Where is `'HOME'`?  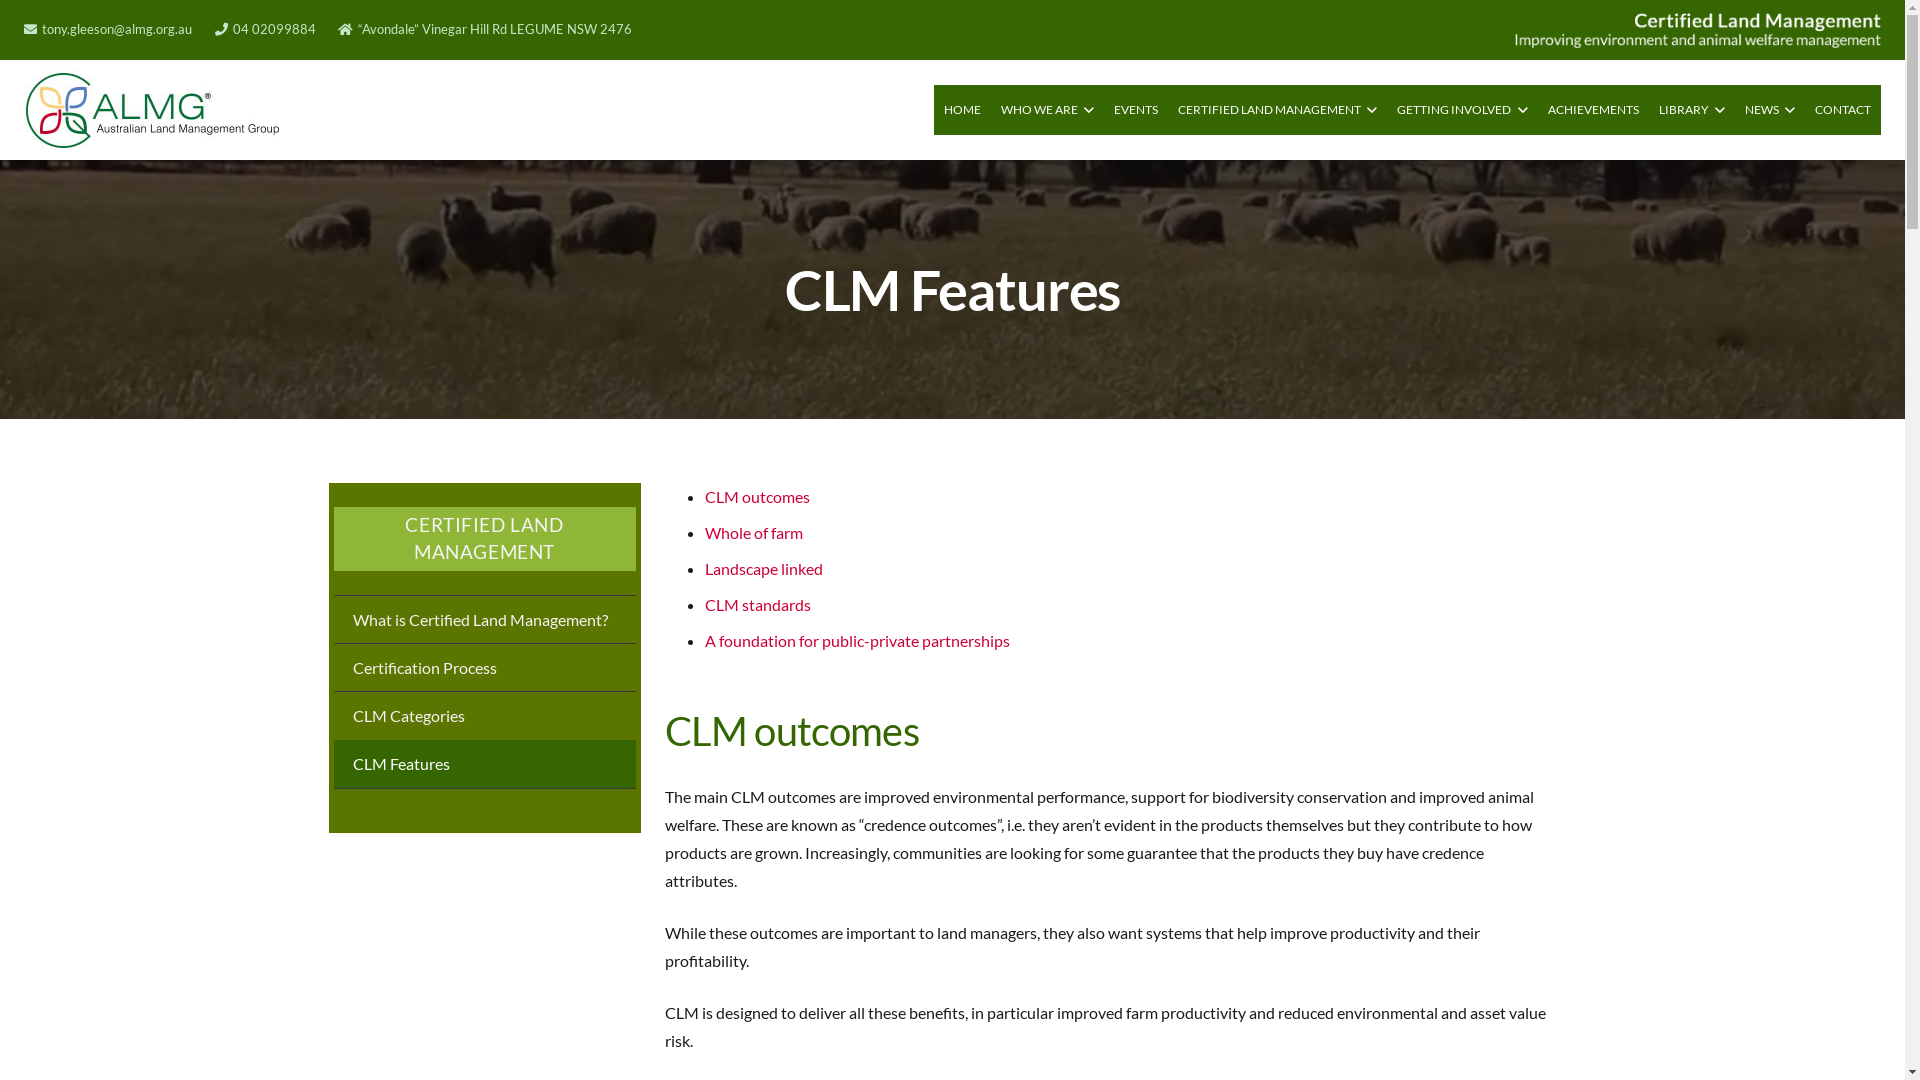
'HOME' is located at coordinates (962, 110).